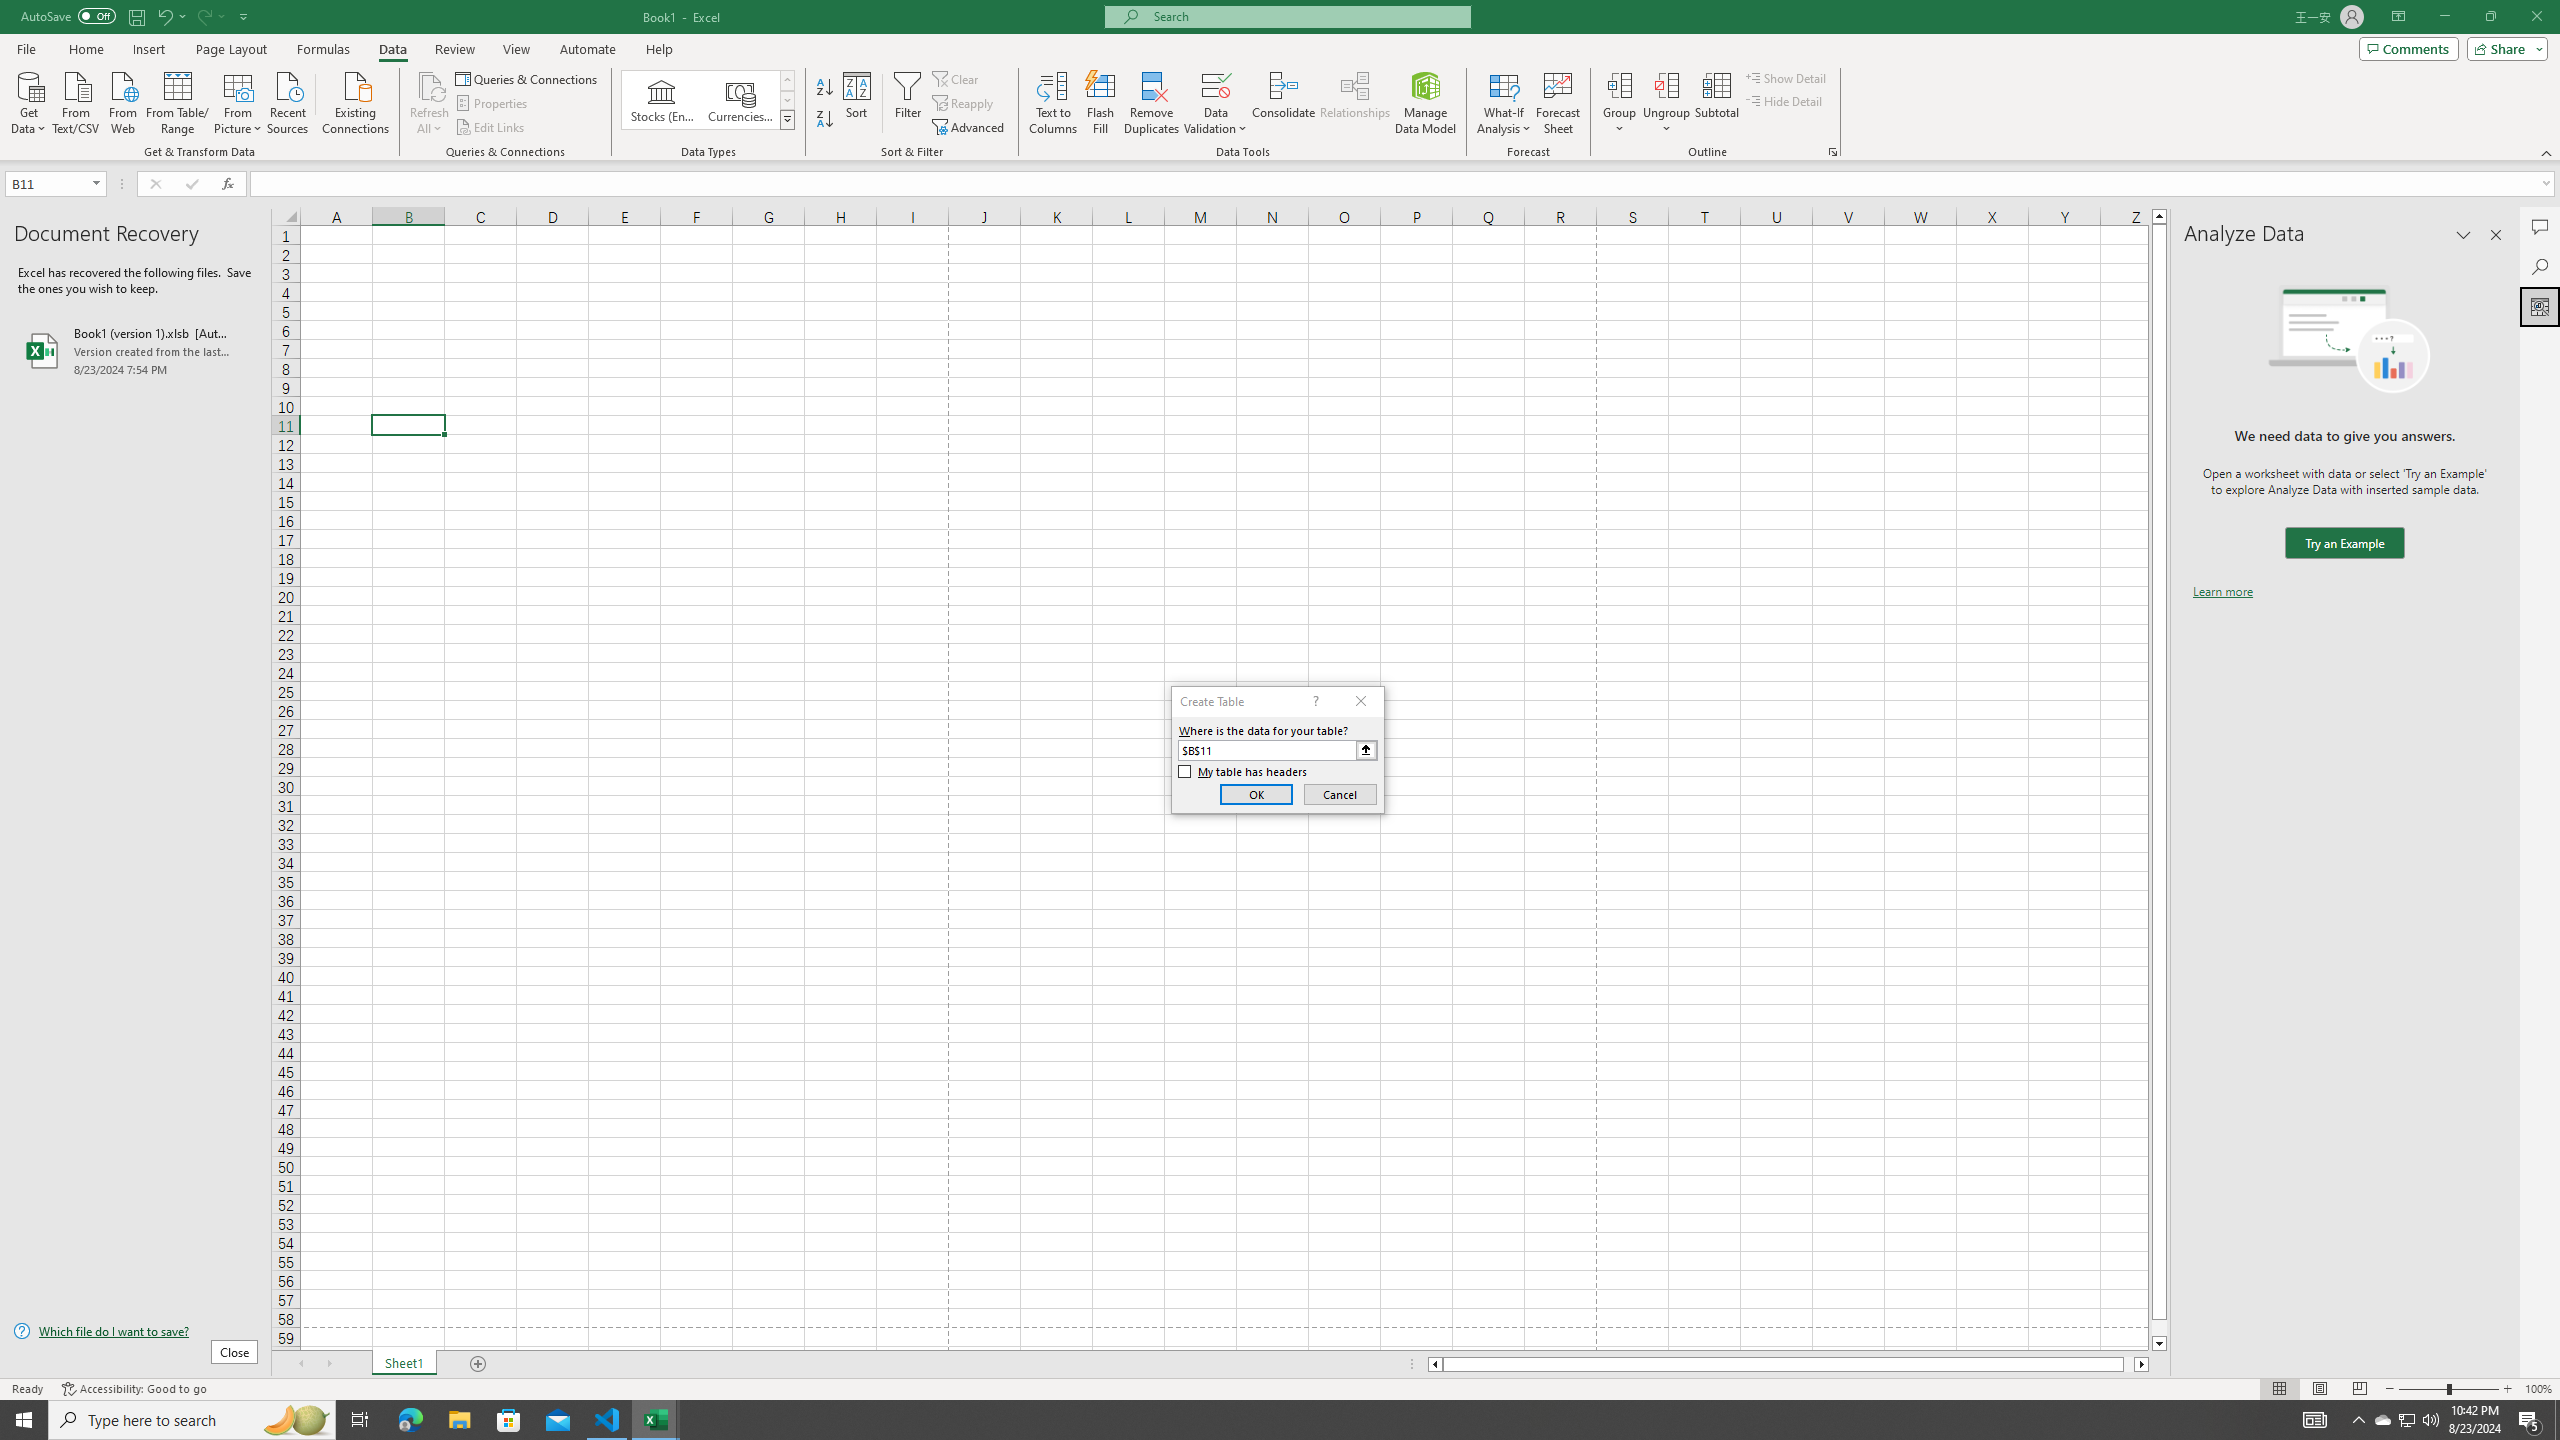  What do you see at coordinates (824, 118) in the screenshot?
I see `'Sort Z to A'` at bounding box center [824, 118].